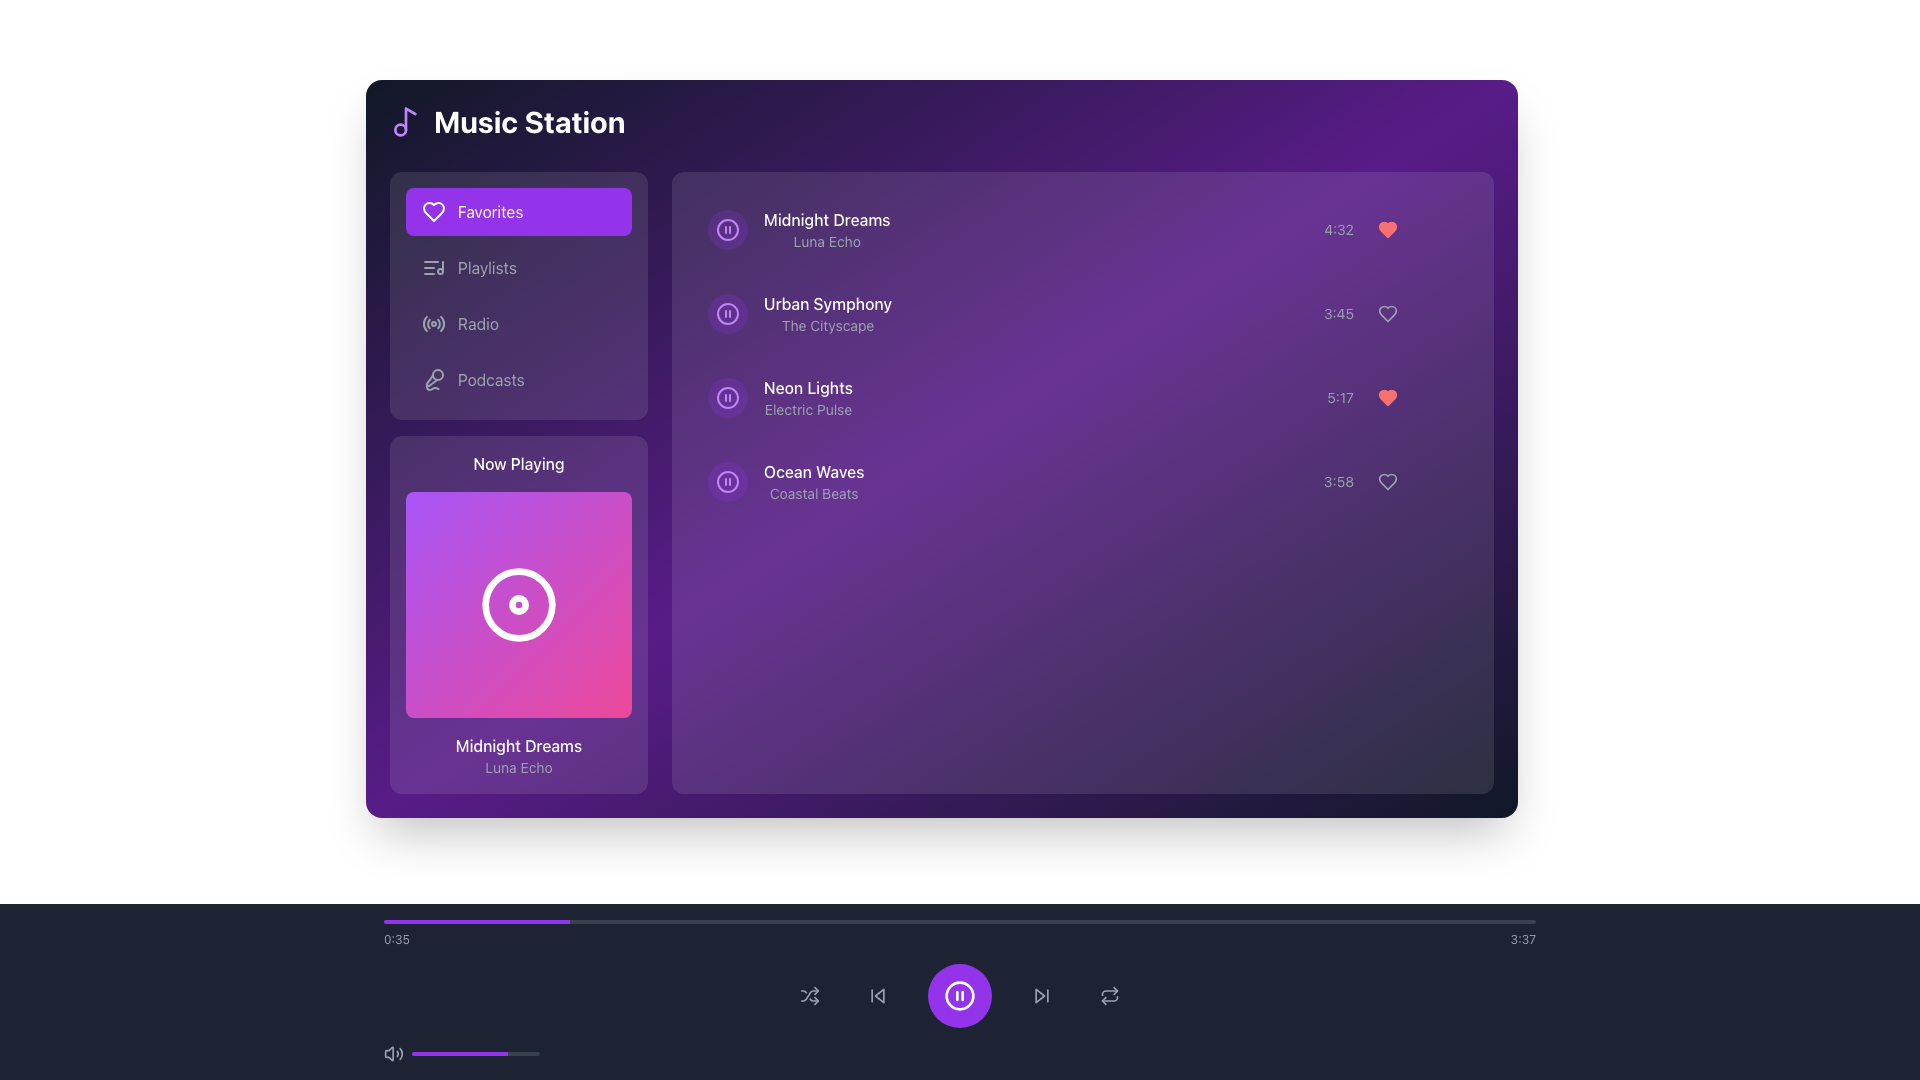  What do you see at coordinates (468, 1052) in the screenshot?
I see `the slider value` at bounding box center [468, 1052].